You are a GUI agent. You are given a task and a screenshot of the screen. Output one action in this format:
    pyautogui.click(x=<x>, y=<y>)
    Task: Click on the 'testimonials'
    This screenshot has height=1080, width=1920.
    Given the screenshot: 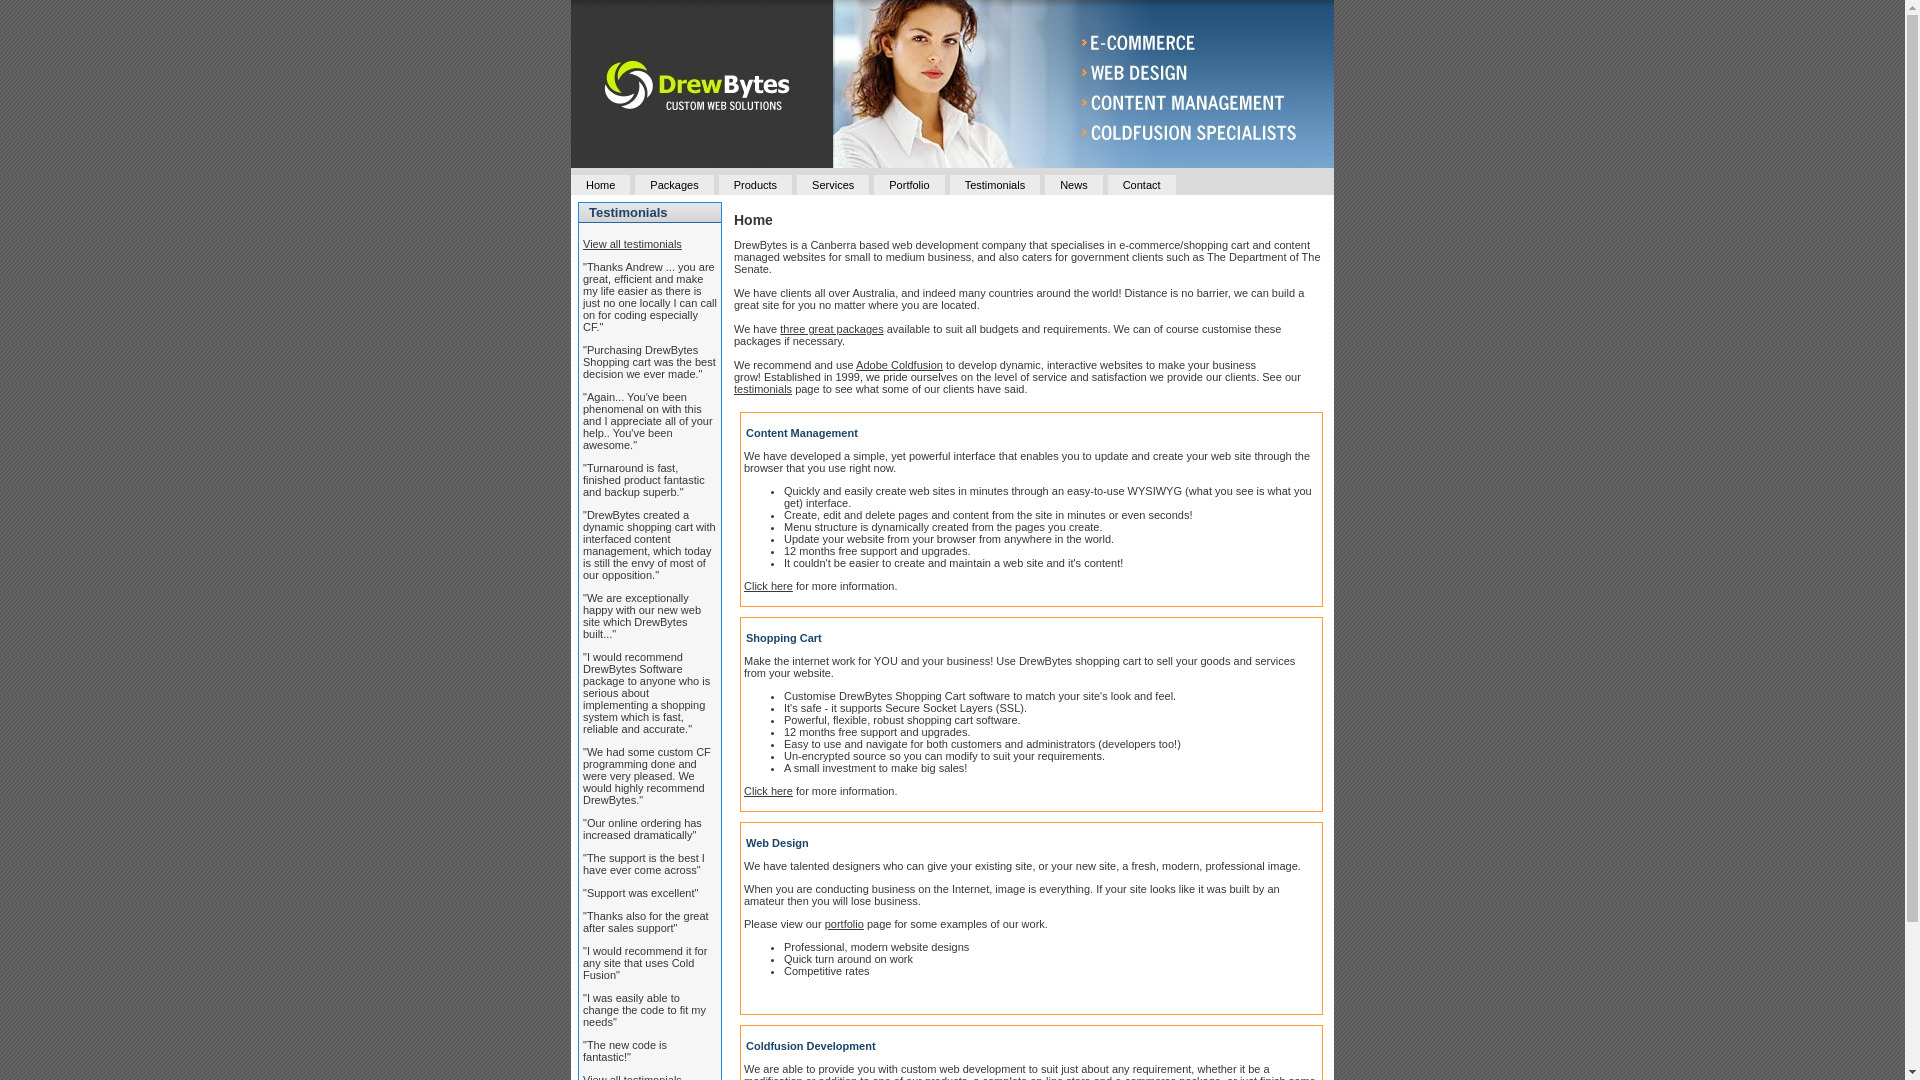 What is the action you would take?
    pyautogui.click(x=762, y=389)
    